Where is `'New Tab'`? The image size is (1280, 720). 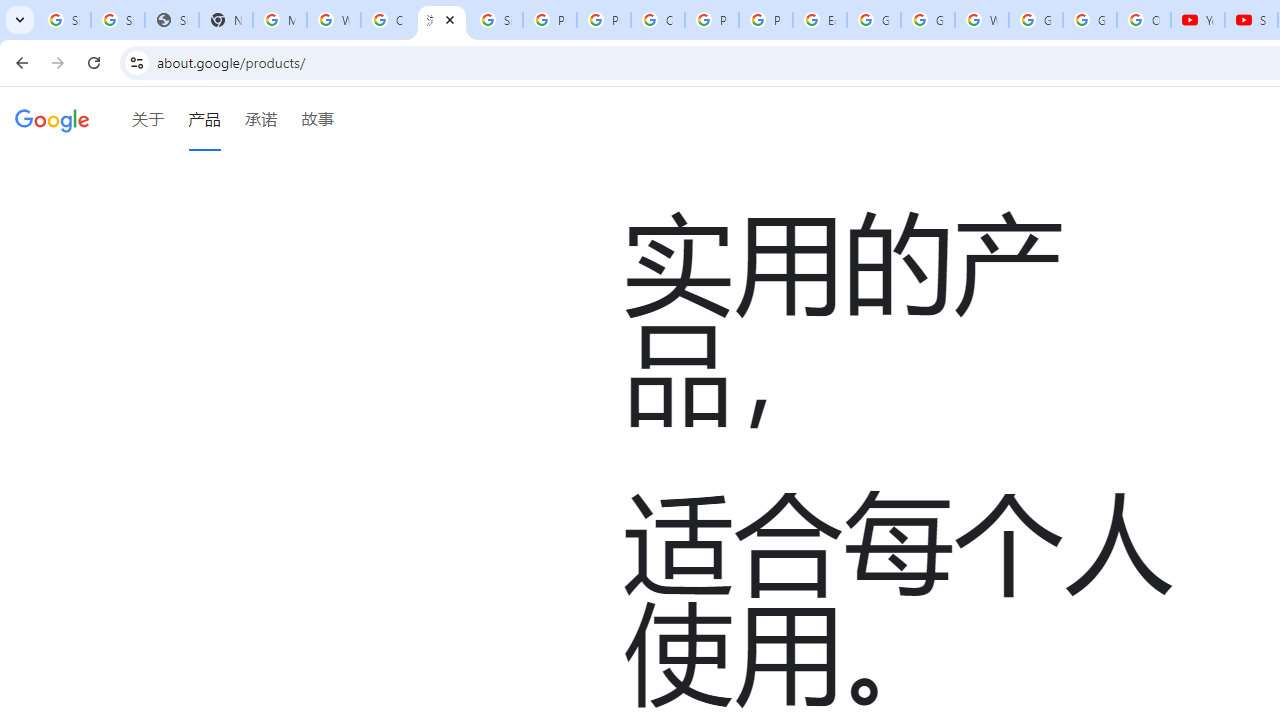 'New Tab' is located at coordinates (225, 20).